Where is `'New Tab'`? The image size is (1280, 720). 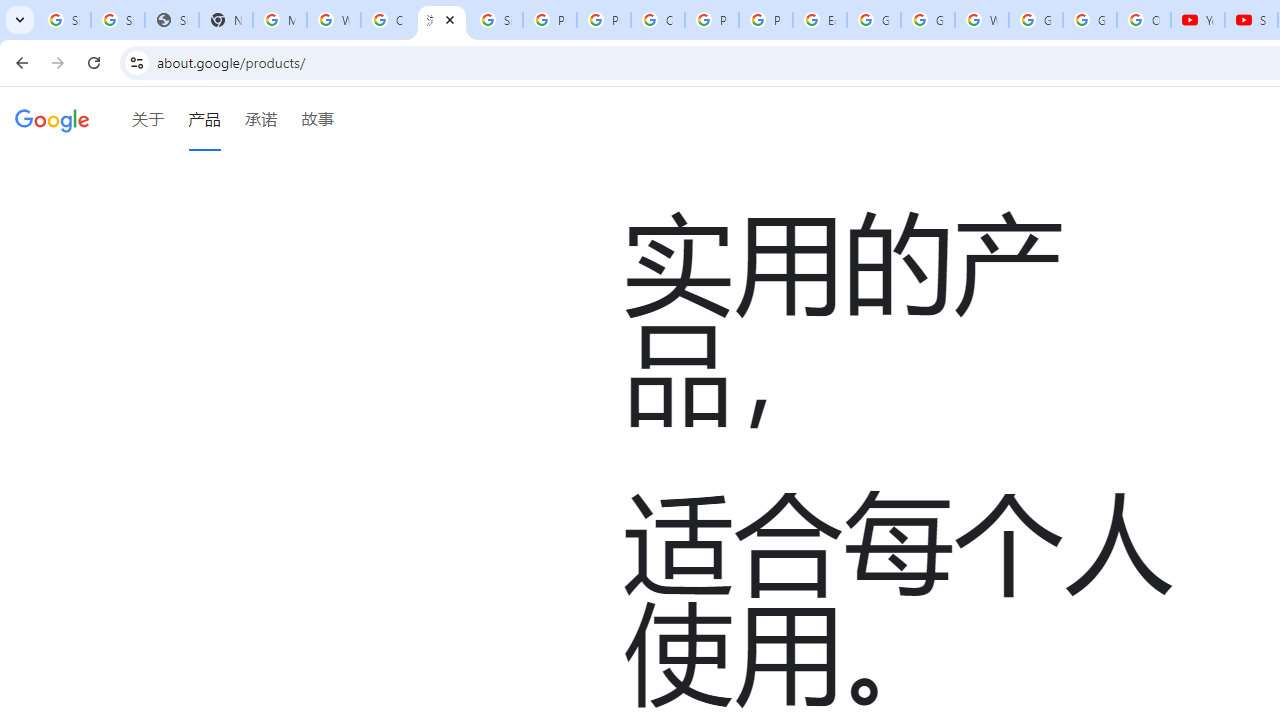 'New Tab' is located at coordinates (225, 20).